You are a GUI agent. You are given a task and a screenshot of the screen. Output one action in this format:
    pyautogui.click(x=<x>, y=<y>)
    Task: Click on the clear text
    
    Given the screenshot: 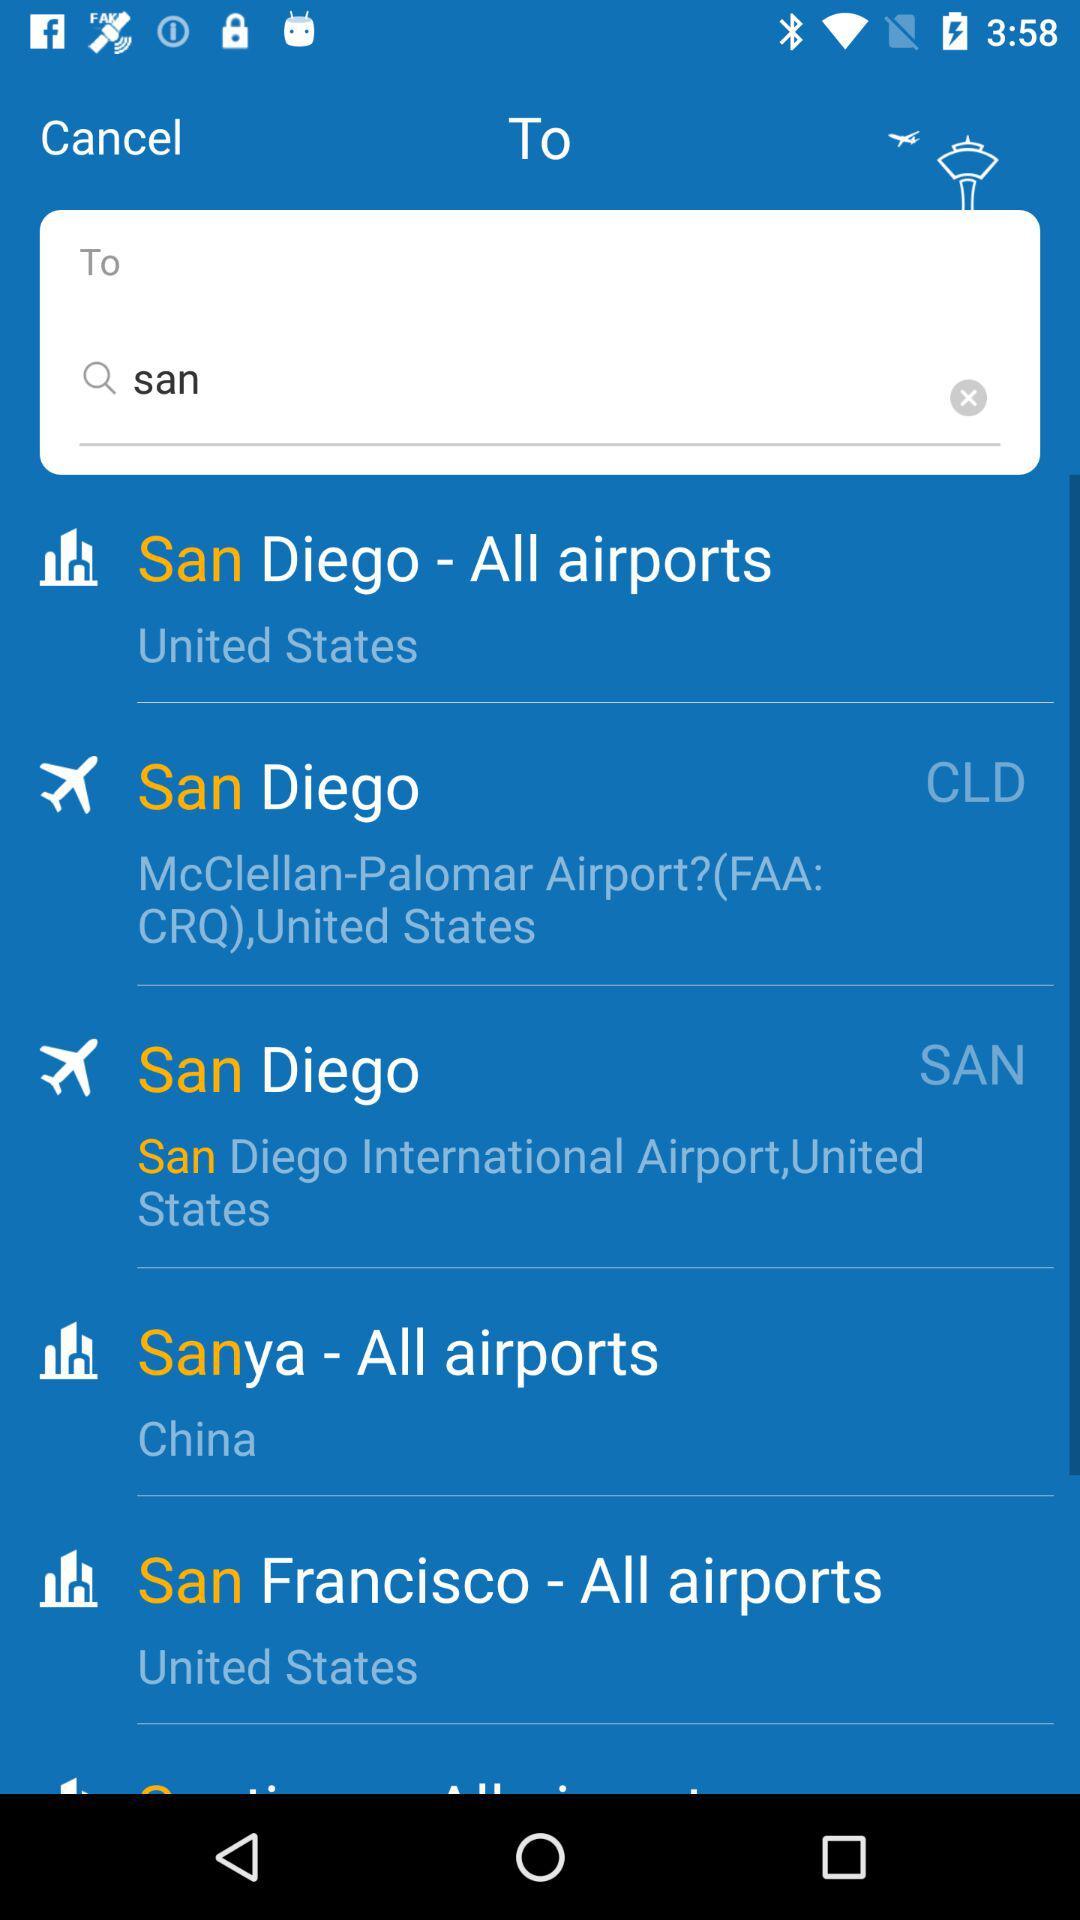 What is the action you would take?
    pyautogui.click(x=967, y=397)
    